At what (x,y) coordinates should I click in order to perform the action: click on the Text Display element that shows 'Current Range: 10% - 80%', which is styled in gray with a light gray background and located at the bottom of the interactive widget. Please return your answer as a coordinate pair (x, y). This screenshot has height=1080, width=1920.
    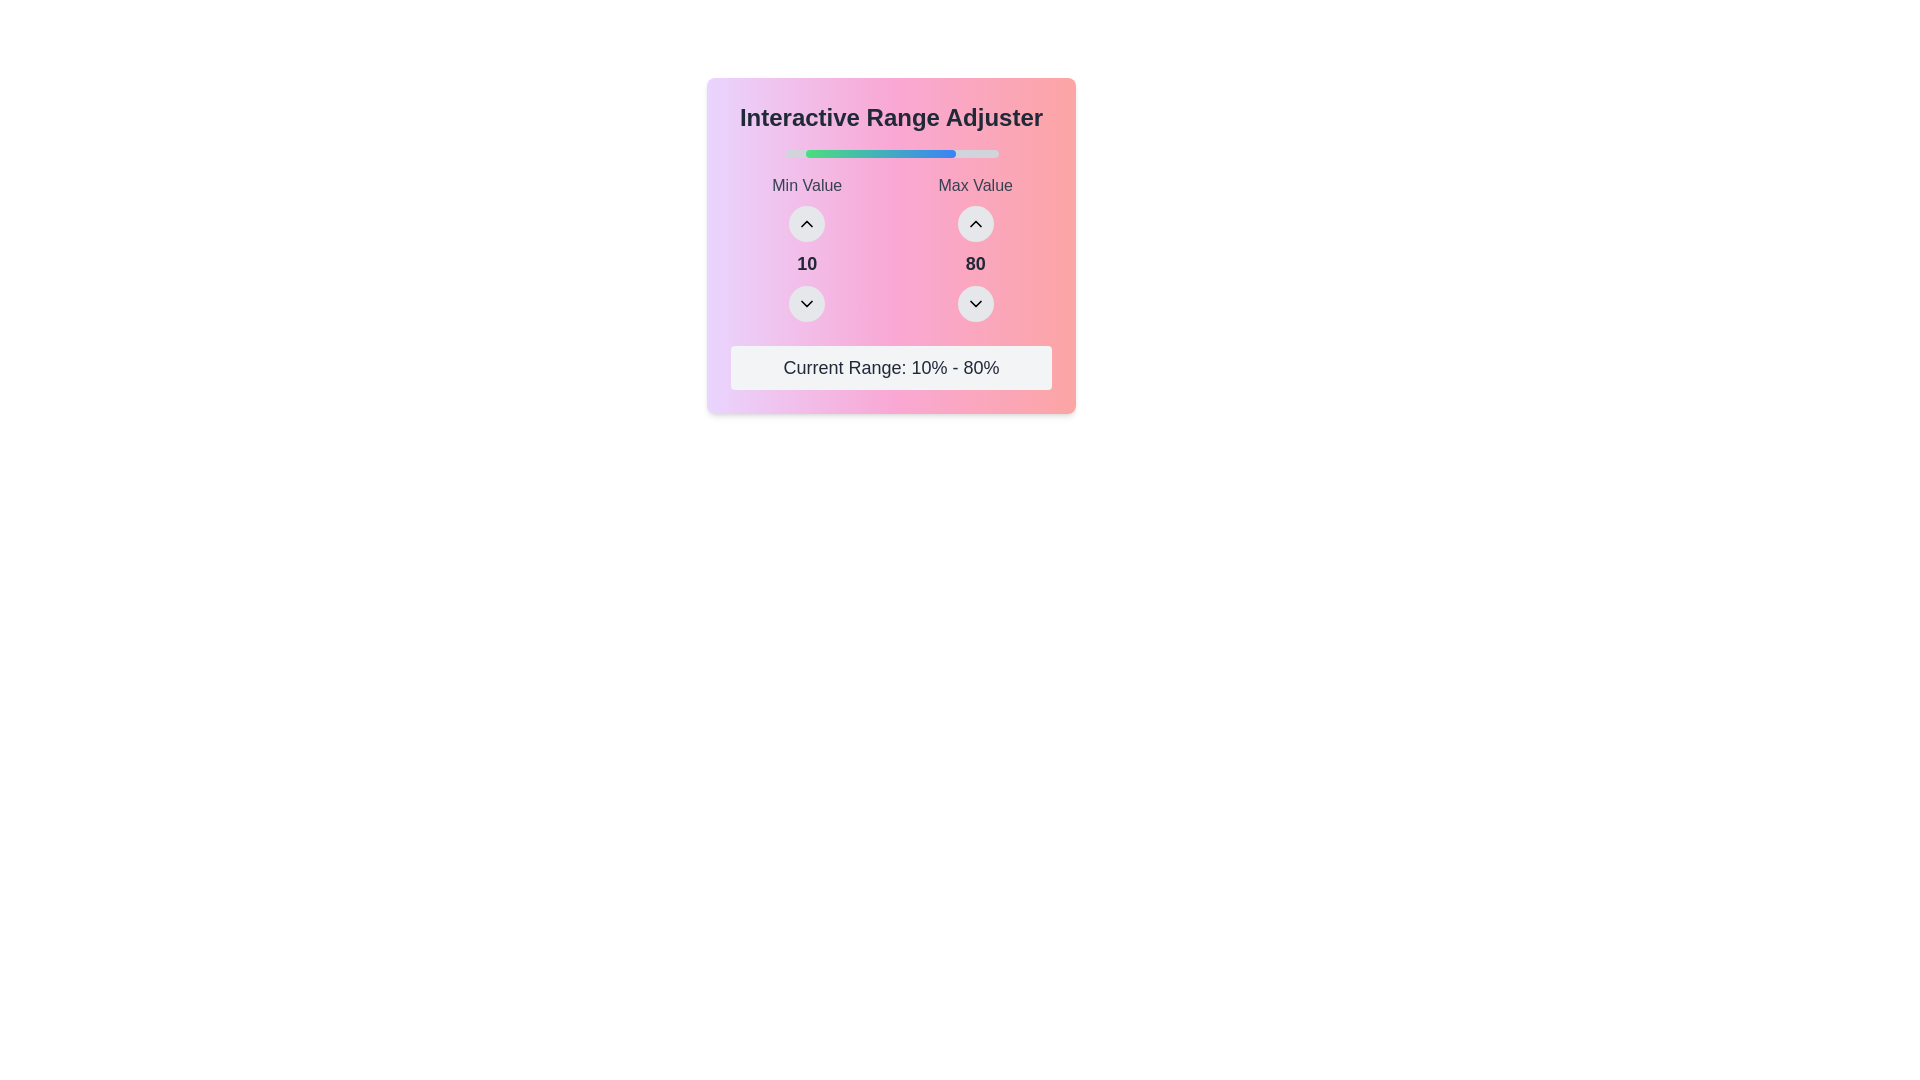
    Looking at the image, I should click on (890, 367).